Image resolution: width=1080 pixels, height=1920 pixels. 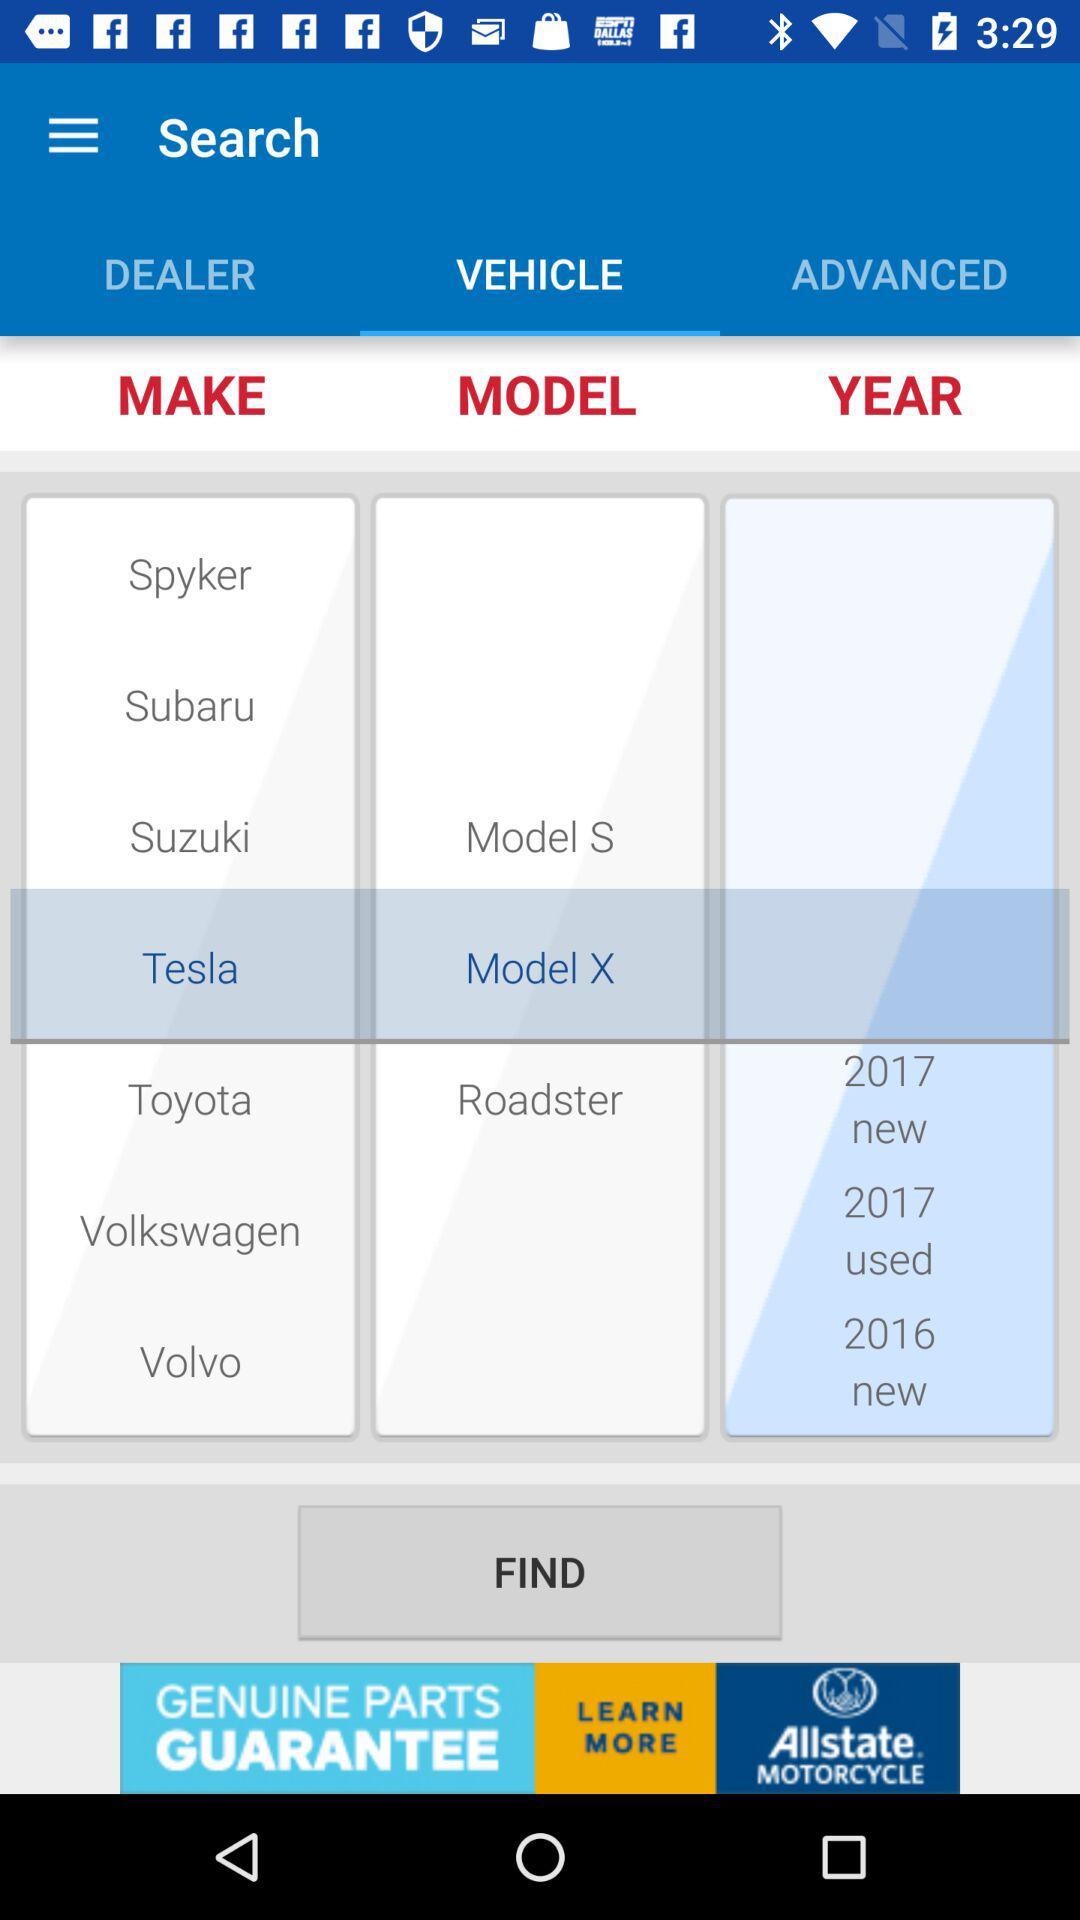 I want to click on advertisement, so click(x=540, y=1727).